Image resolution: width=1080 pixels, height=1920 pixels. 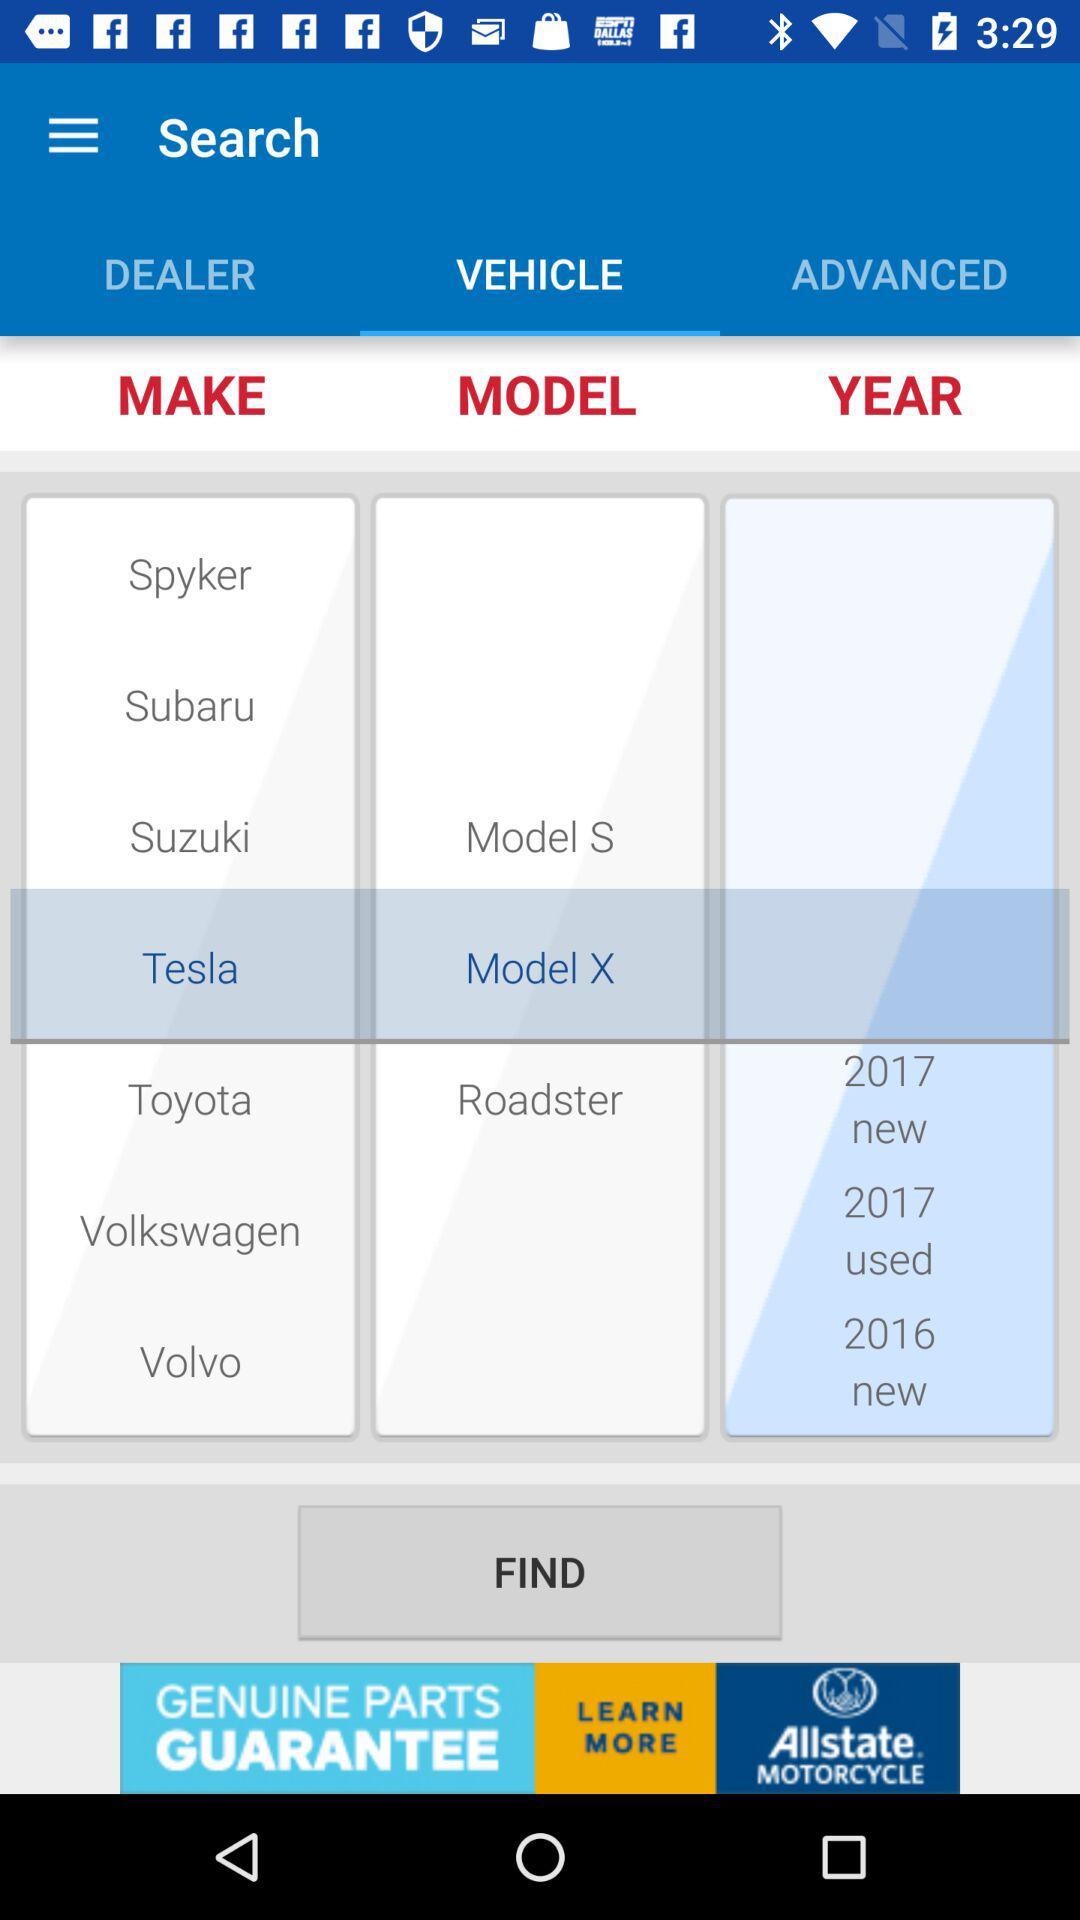 I want to click on advertisement, so click(x=540, y=1727).